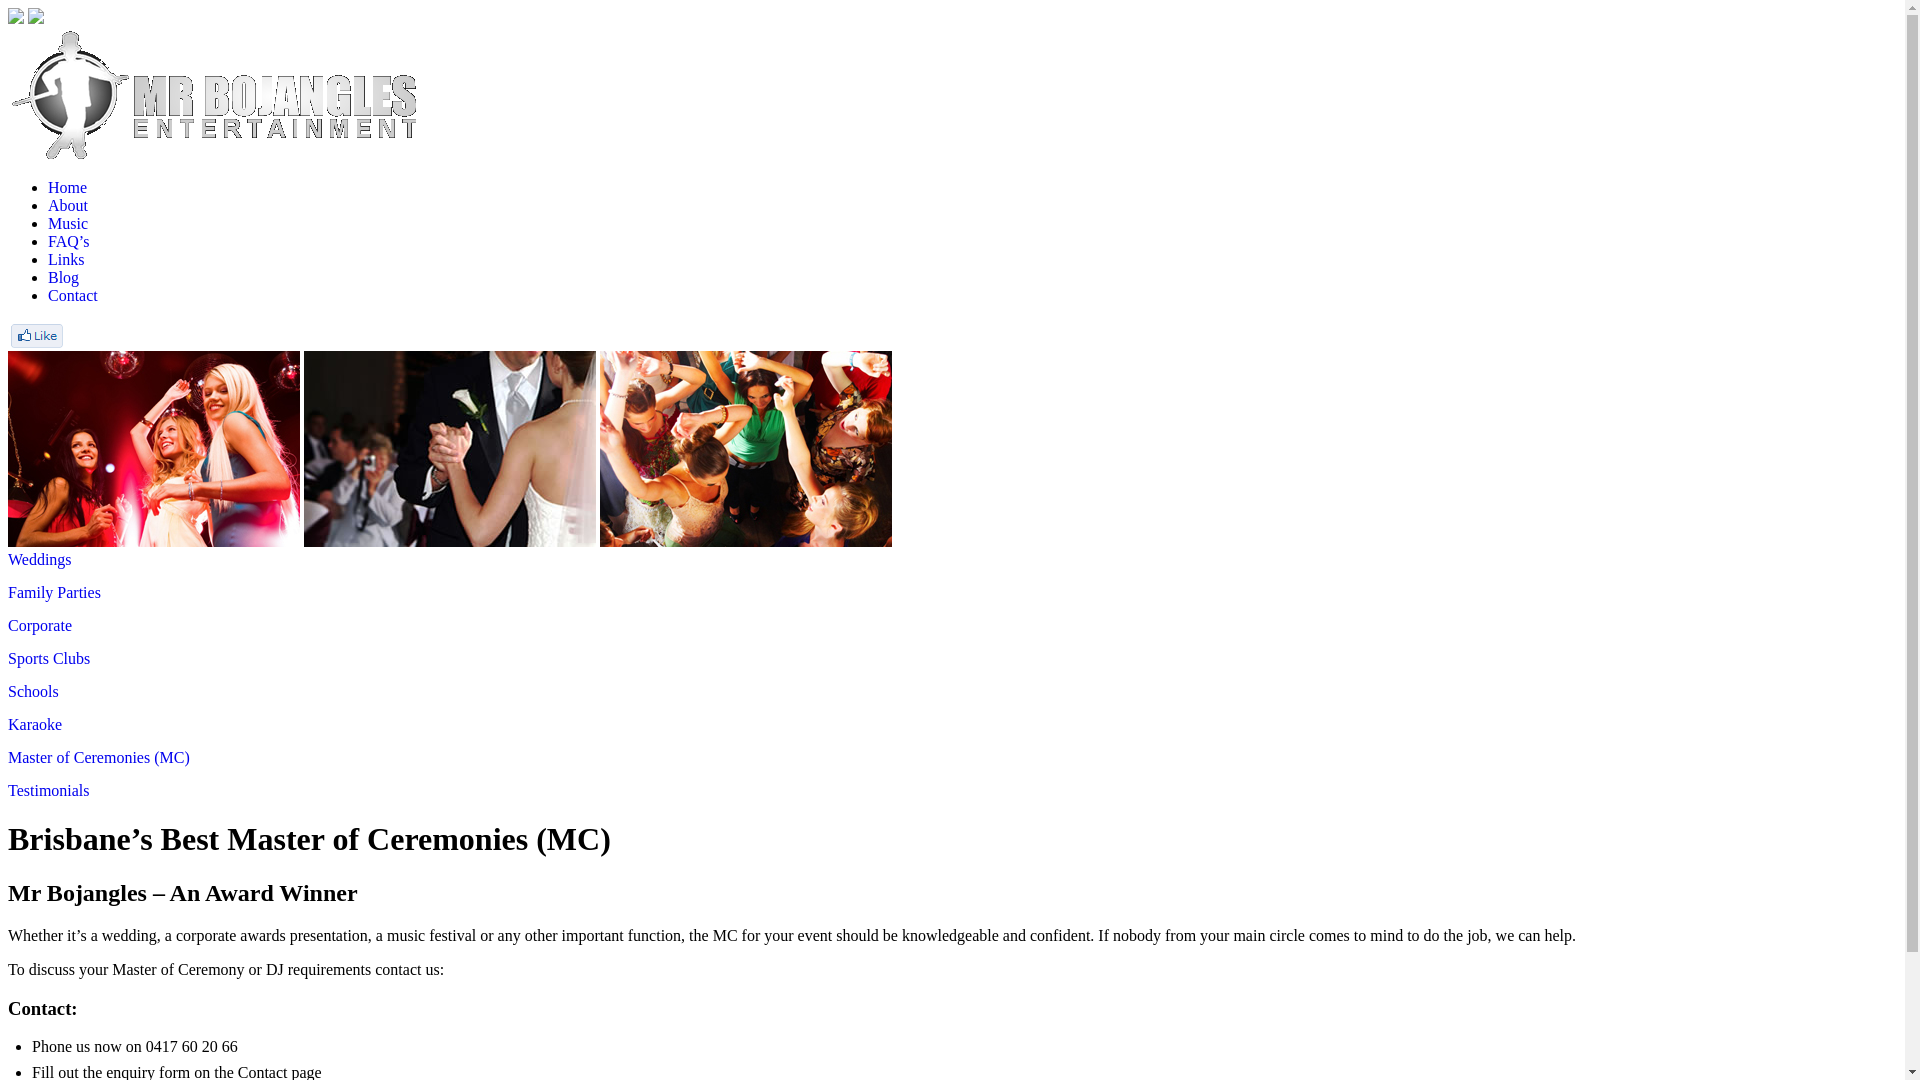 This screenshot has height=1080, width=1920. Describe the element at coordinates (39, 559) in the screenshot. I see `'Weddings'` at that location.